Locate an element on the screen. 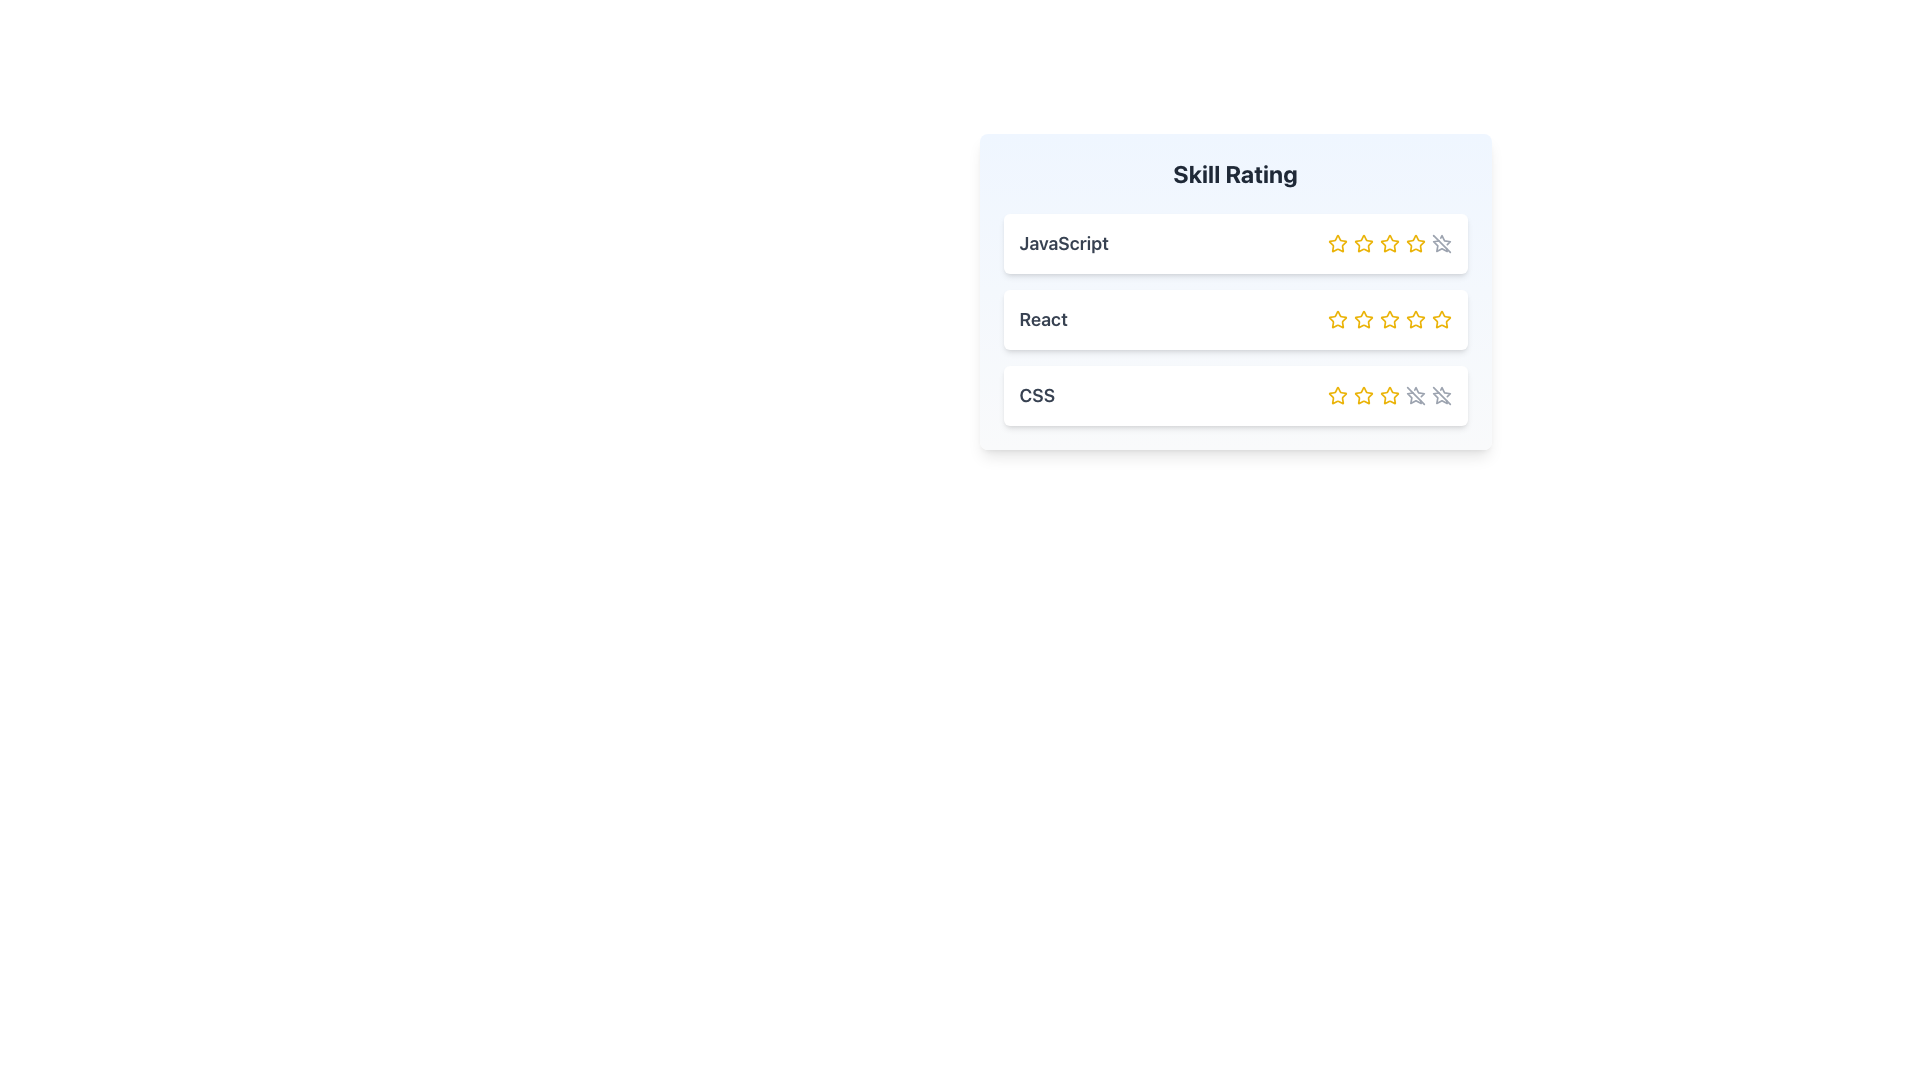 This screenshot has height=1080, width=1920. the label for the skill named 'React' in the second row of the 'Skill Rating' list, which is grouped with a rating section of star icons is located at coordinates (1042, 319).